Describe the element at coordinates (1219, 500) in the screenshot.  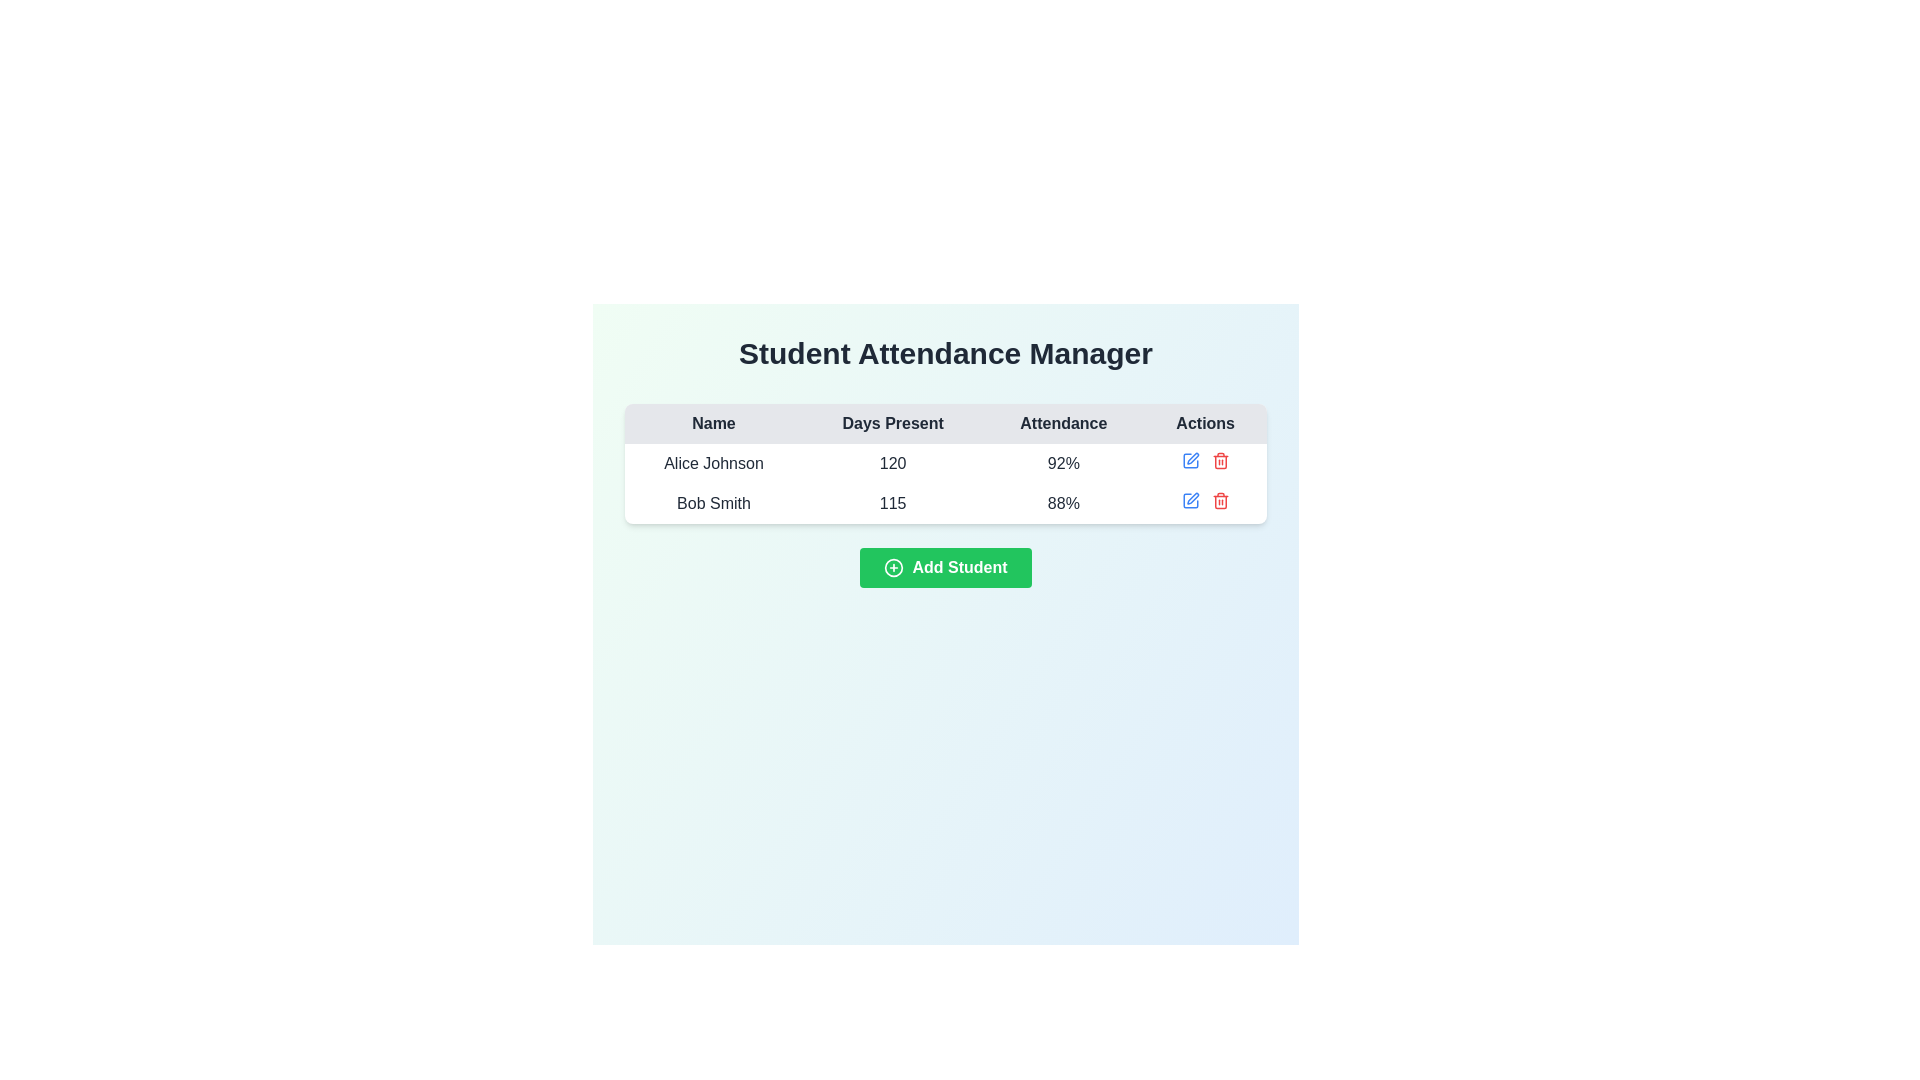
I see `the delete button located at the far right of the 'Actions' column in the second row of the table for keyboard interaction` at that location.